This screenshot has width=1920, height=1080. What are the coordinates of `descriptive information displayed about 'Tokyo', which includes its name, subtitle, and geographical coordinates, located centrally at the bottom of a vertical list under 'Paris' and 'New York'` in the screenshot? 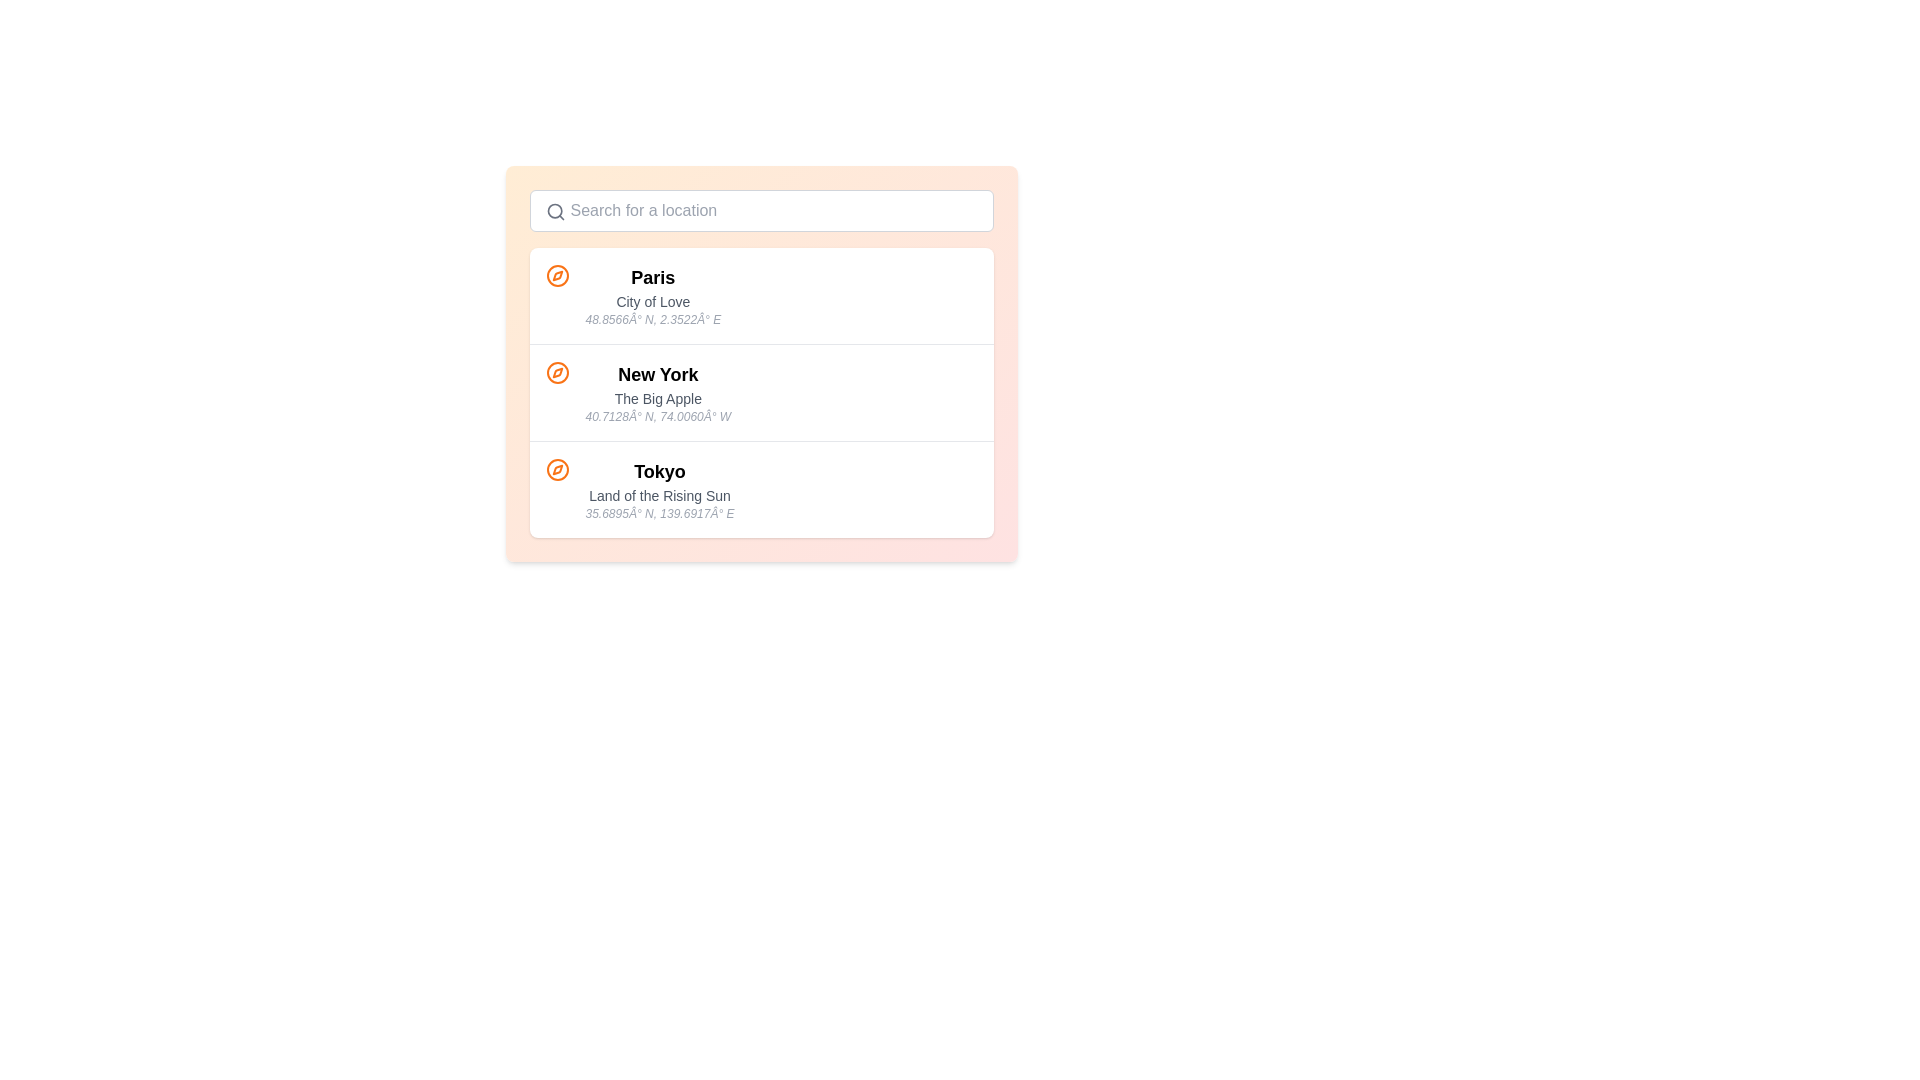 It's located at (660, 489).